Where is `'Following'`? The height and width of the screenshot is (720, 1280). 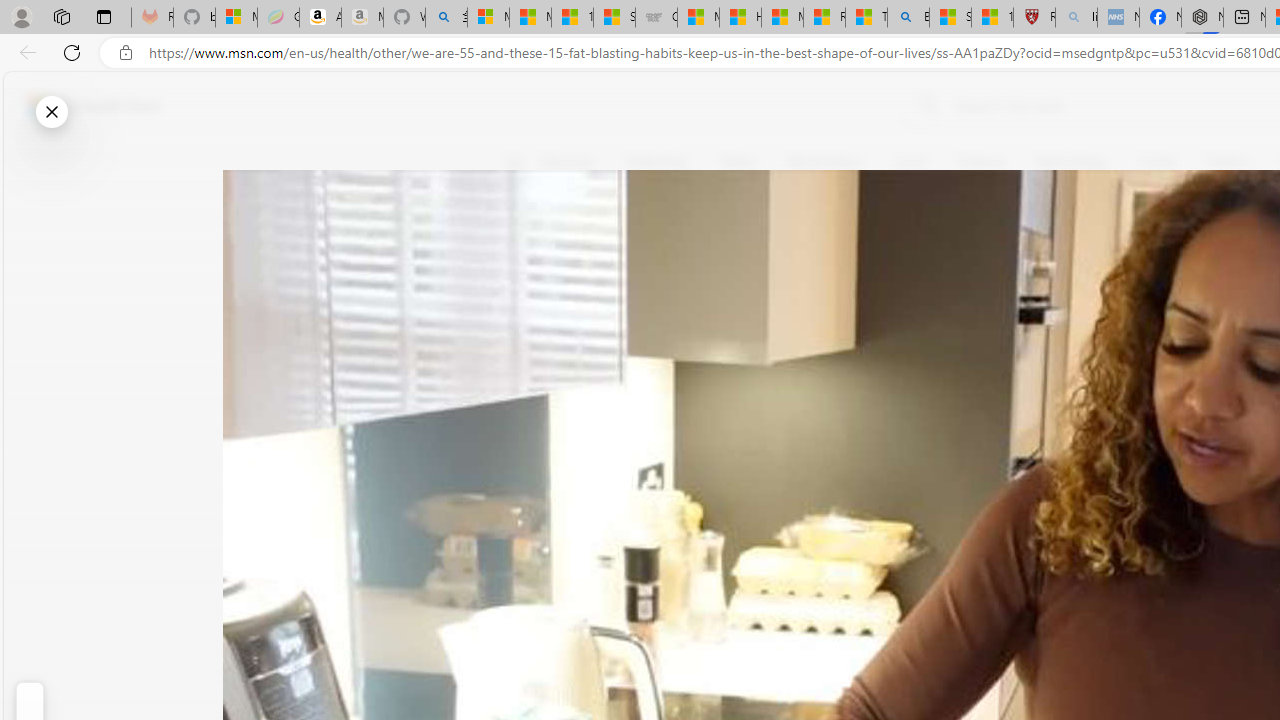
'Following' is located at coordinates (658, 162).